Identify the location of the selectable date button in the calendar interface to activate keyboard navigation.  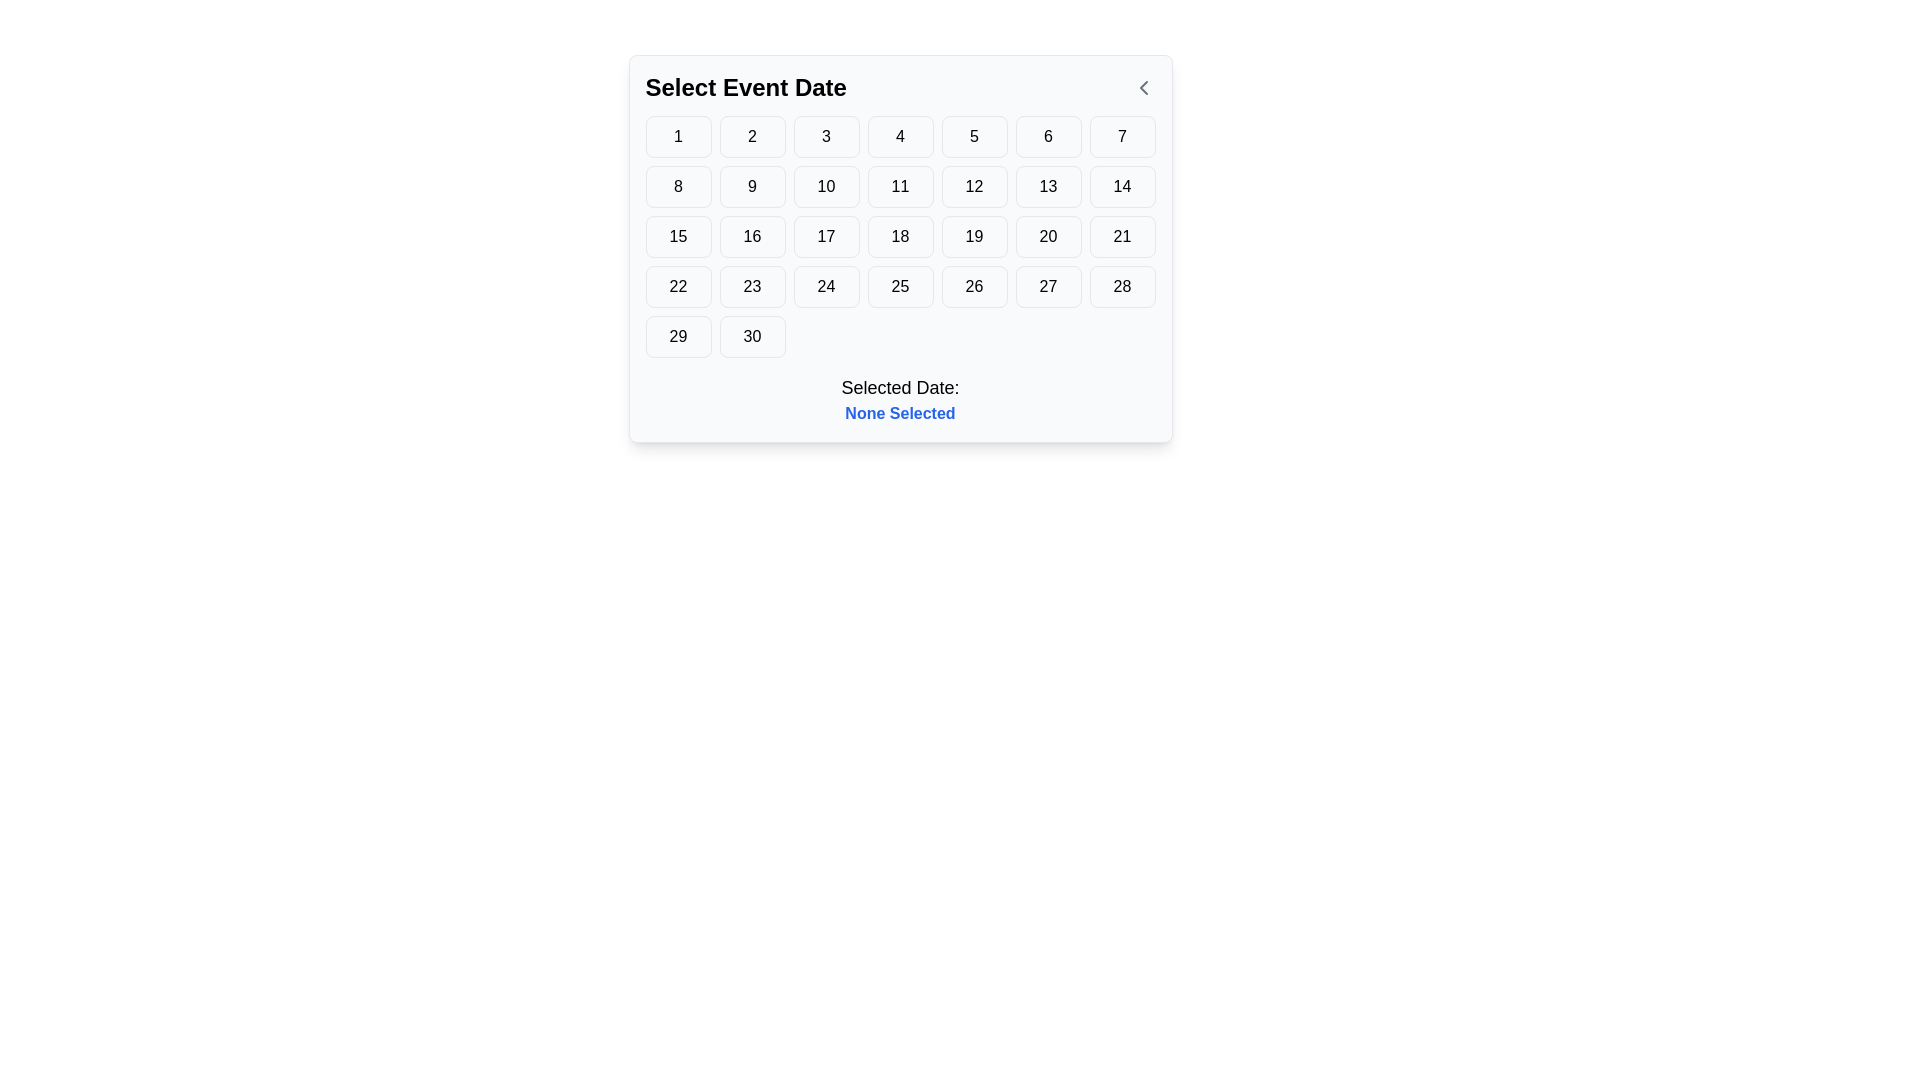
(1047, 186).